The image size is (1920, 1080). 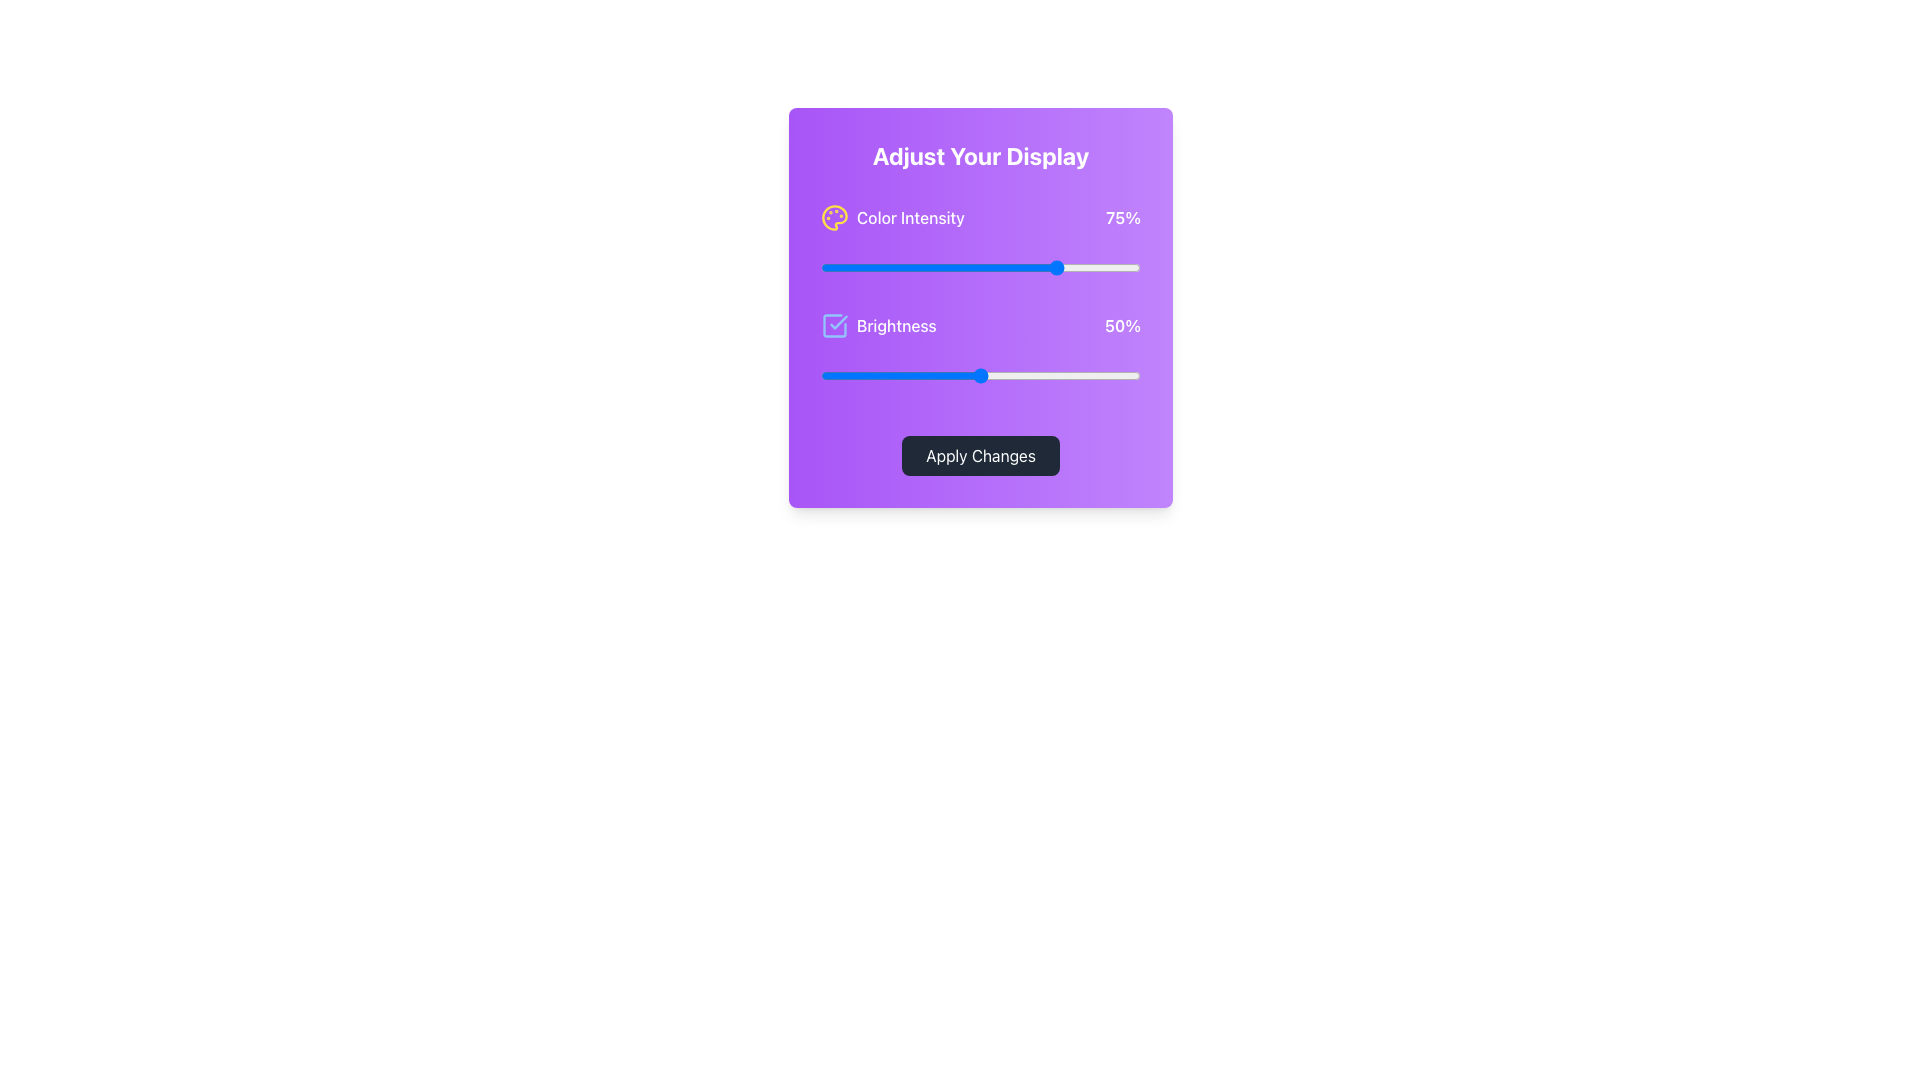 I want to click on the confirm button located at the bottom center of the purple card interface to apply changes to the settings for color intensity and brightness, so click(x=980, y=455).